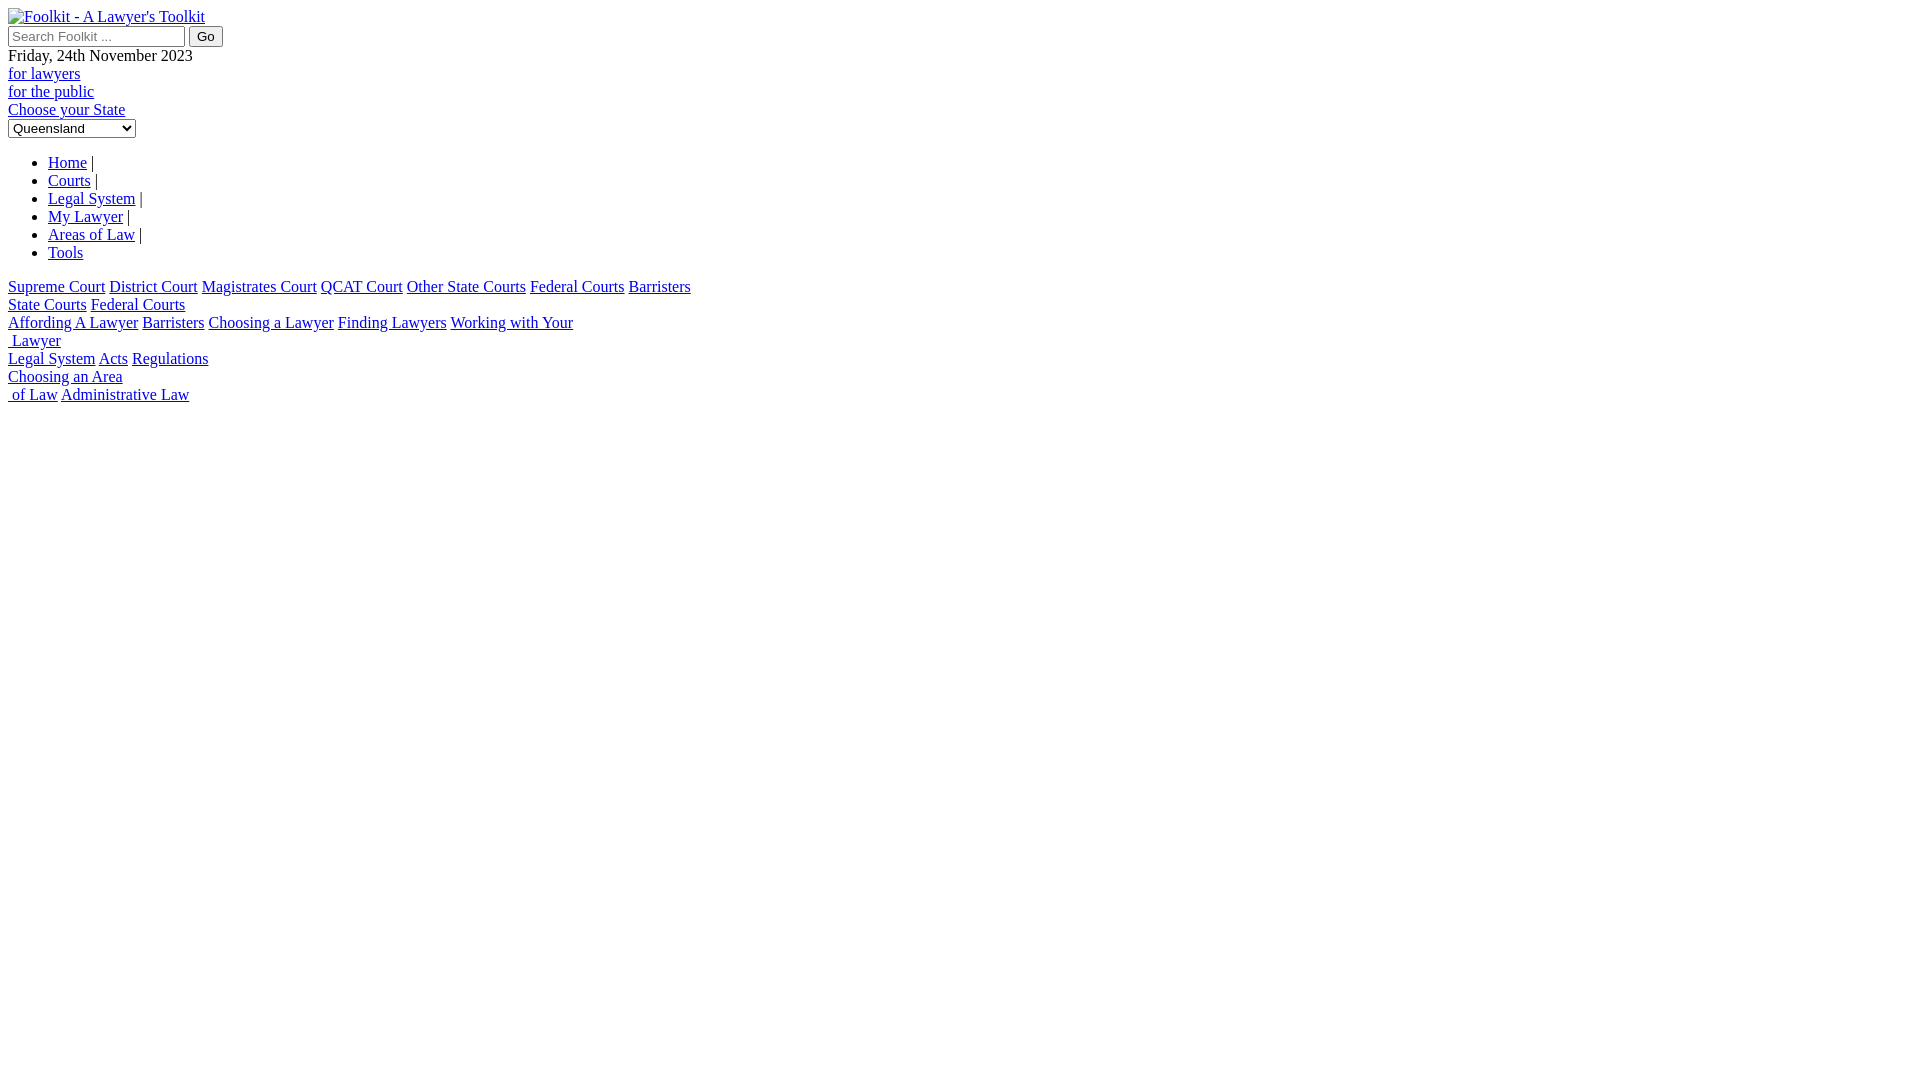  I want to click on 'Barristers', so click(172, 321).